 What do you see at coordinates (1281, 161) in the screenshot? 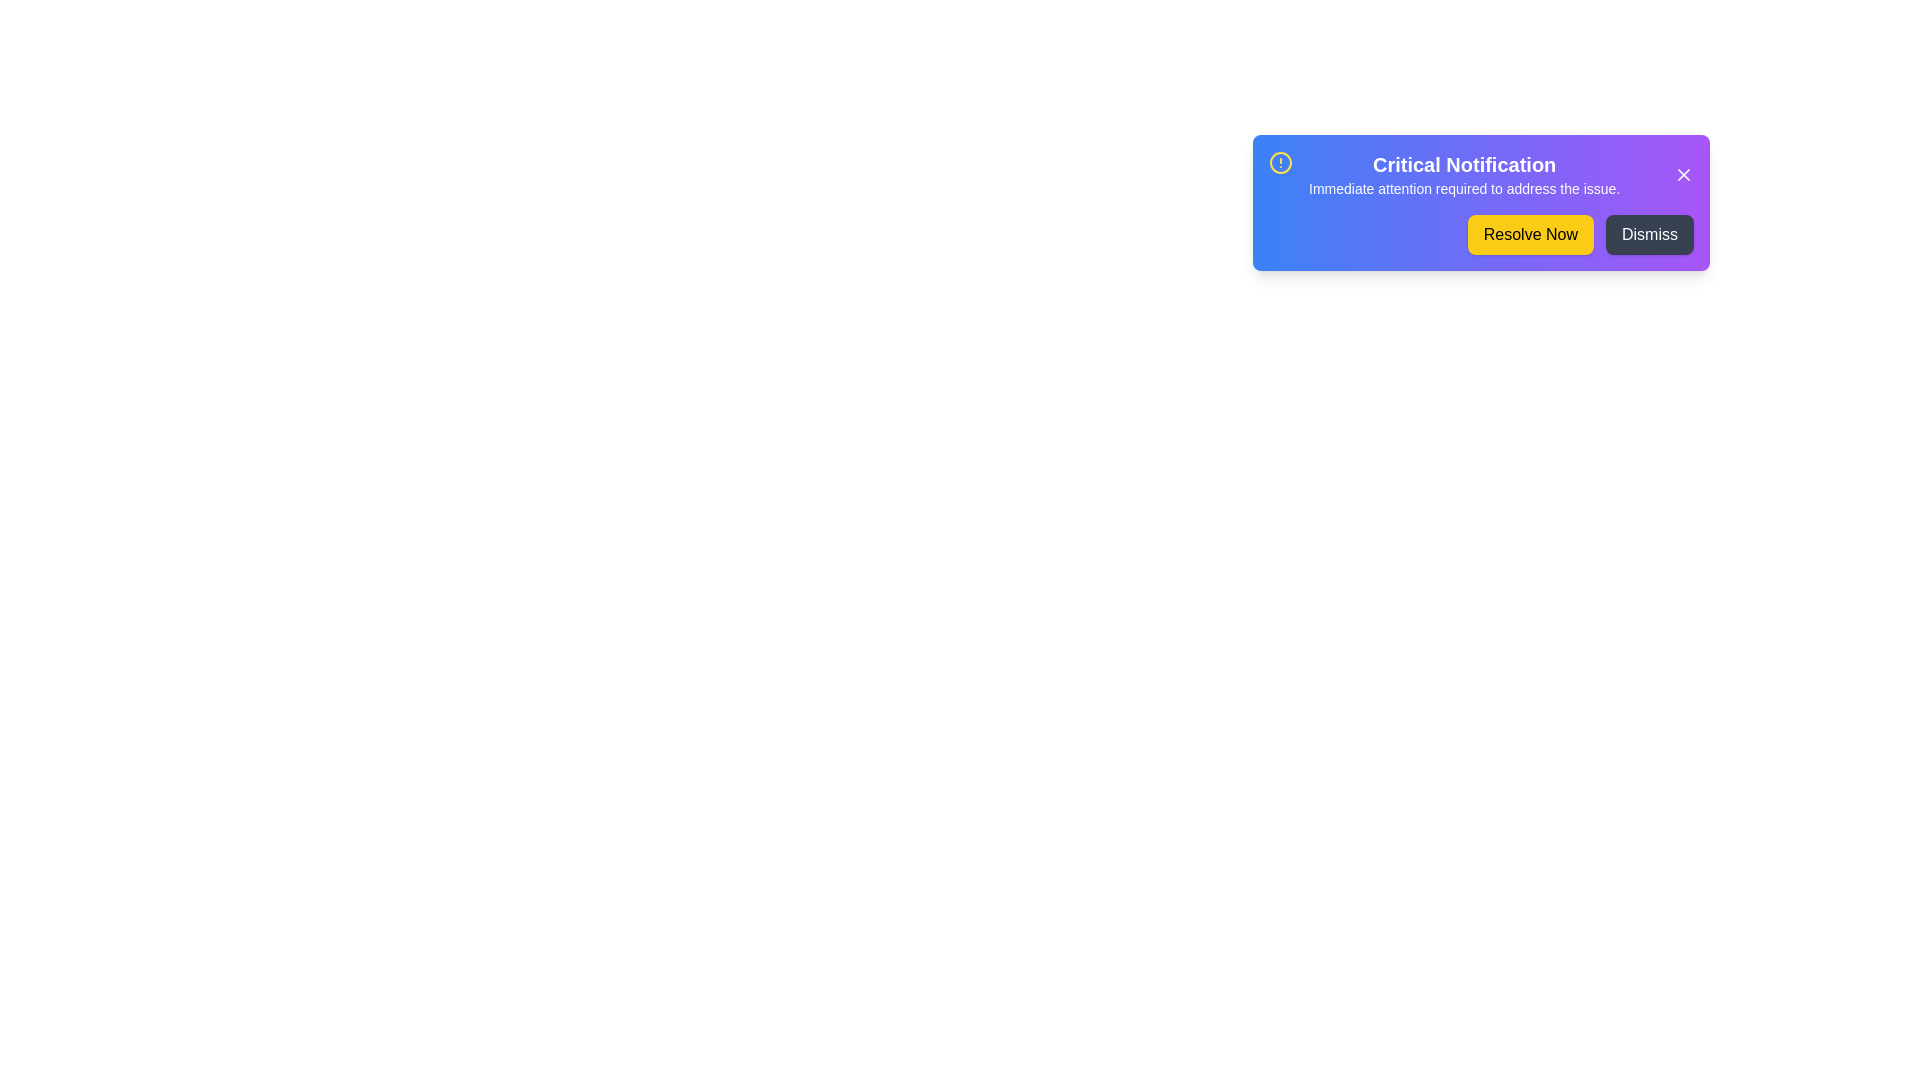
I see `the critical notification icon located in the notification bar, which is positioned to the left of the text 'Critical Notification'` at bounding box center [1281, 161].